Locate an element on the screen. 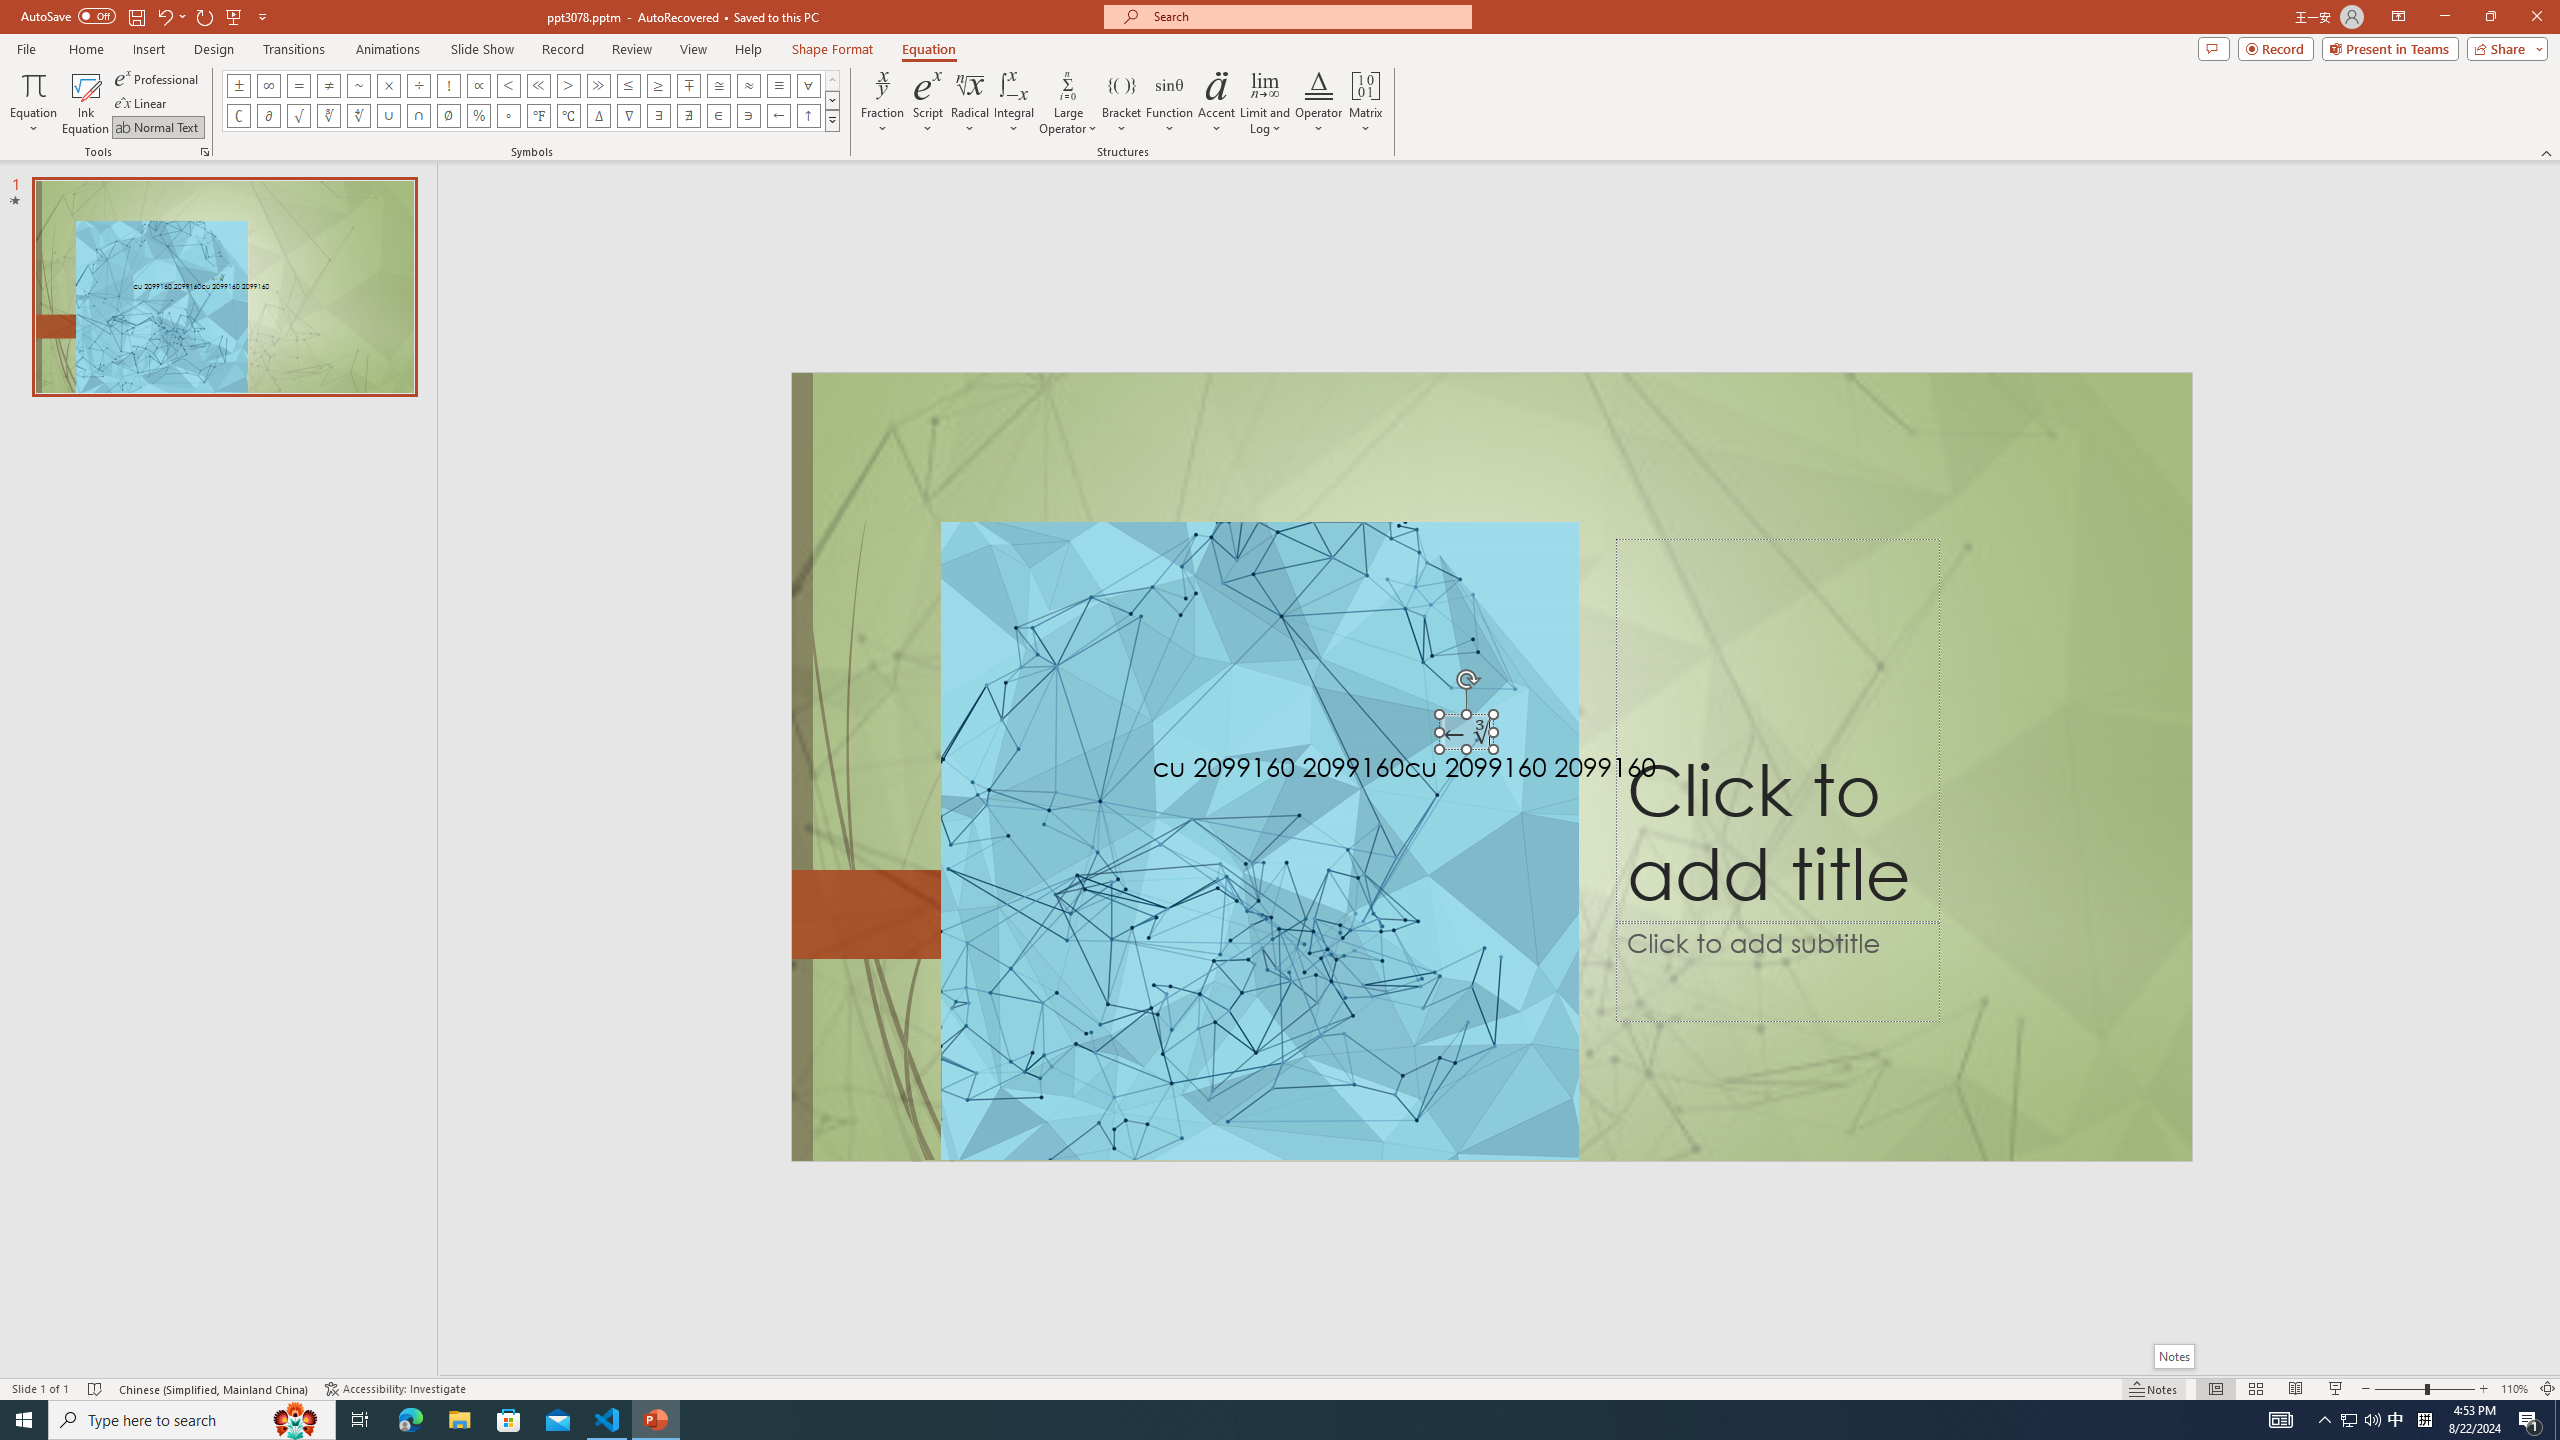 This screenshot has height=1440, width=2560. 'Linear' is located at coordinates (142, 103).